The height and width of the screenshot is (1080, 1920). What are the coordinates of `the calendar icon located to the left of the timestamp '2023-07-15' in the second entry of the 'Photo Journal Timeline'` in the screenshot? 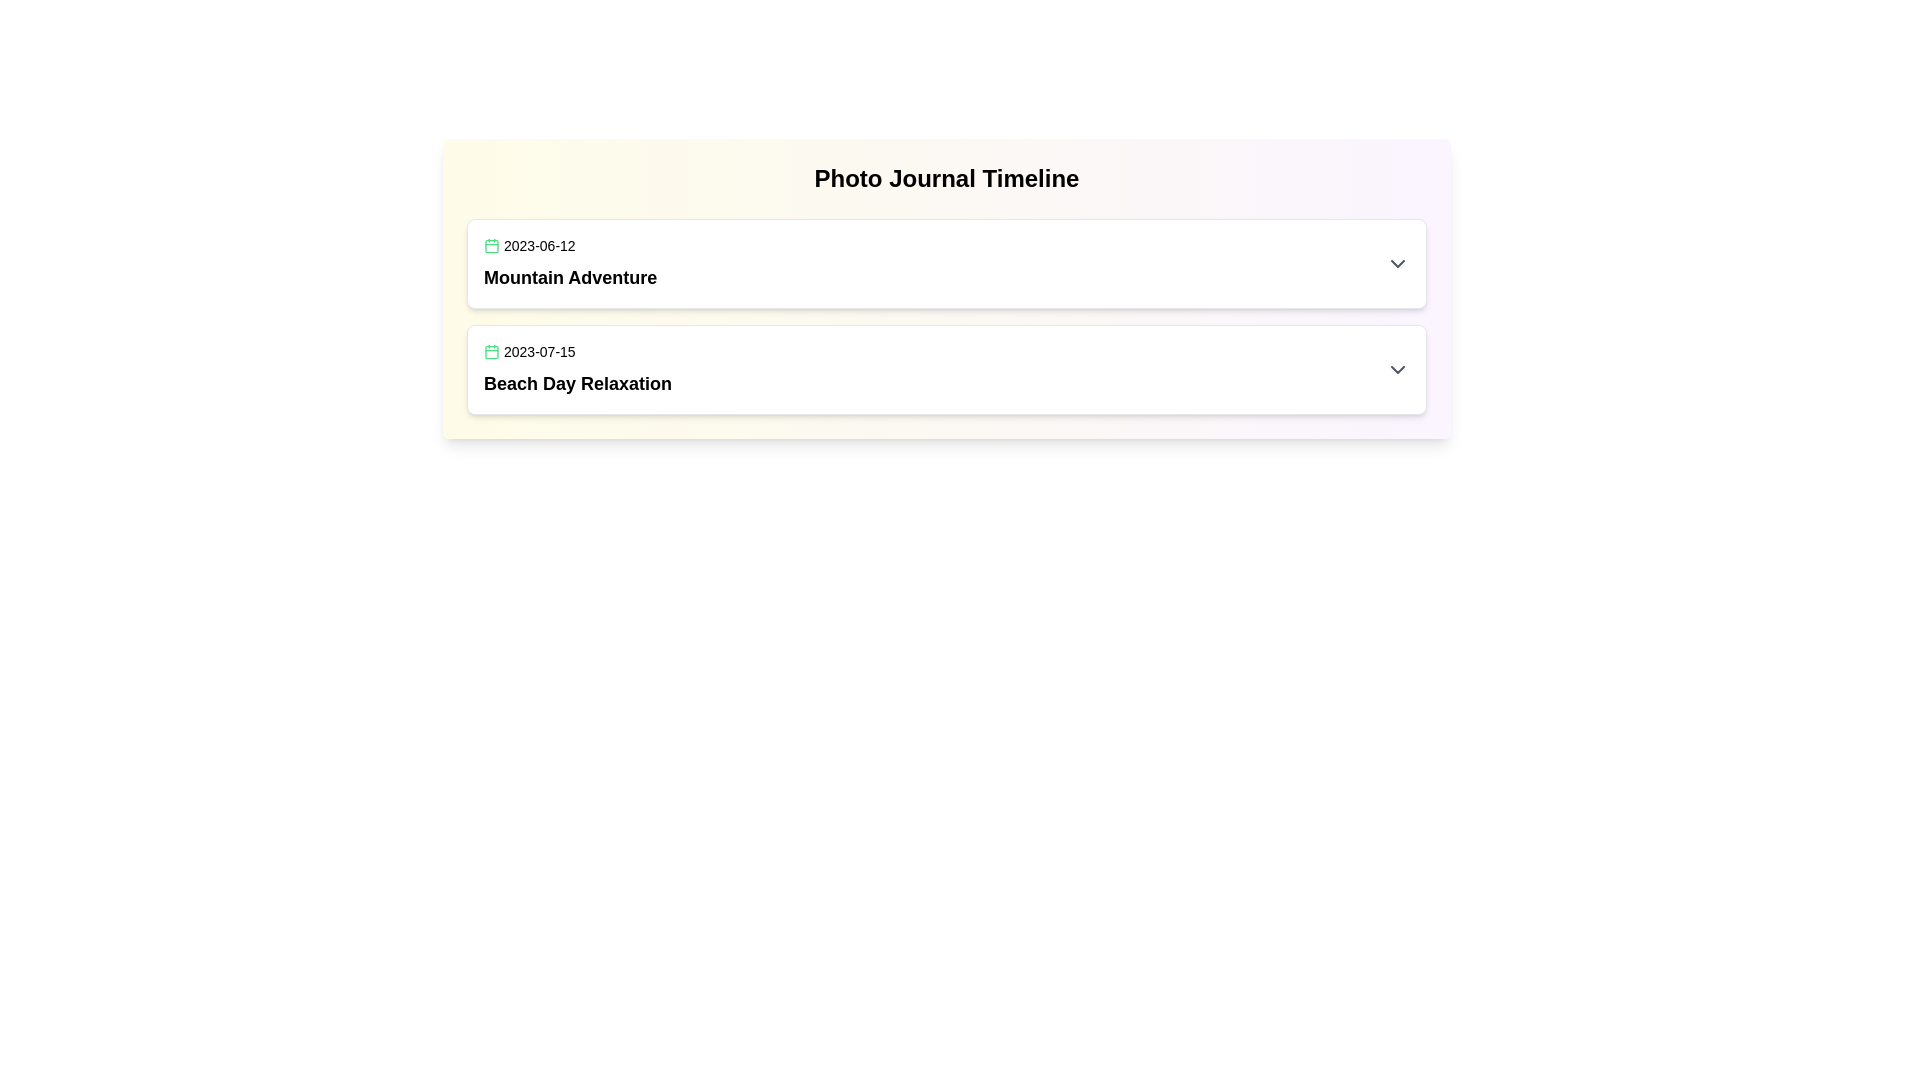 It's located at (491, 350).